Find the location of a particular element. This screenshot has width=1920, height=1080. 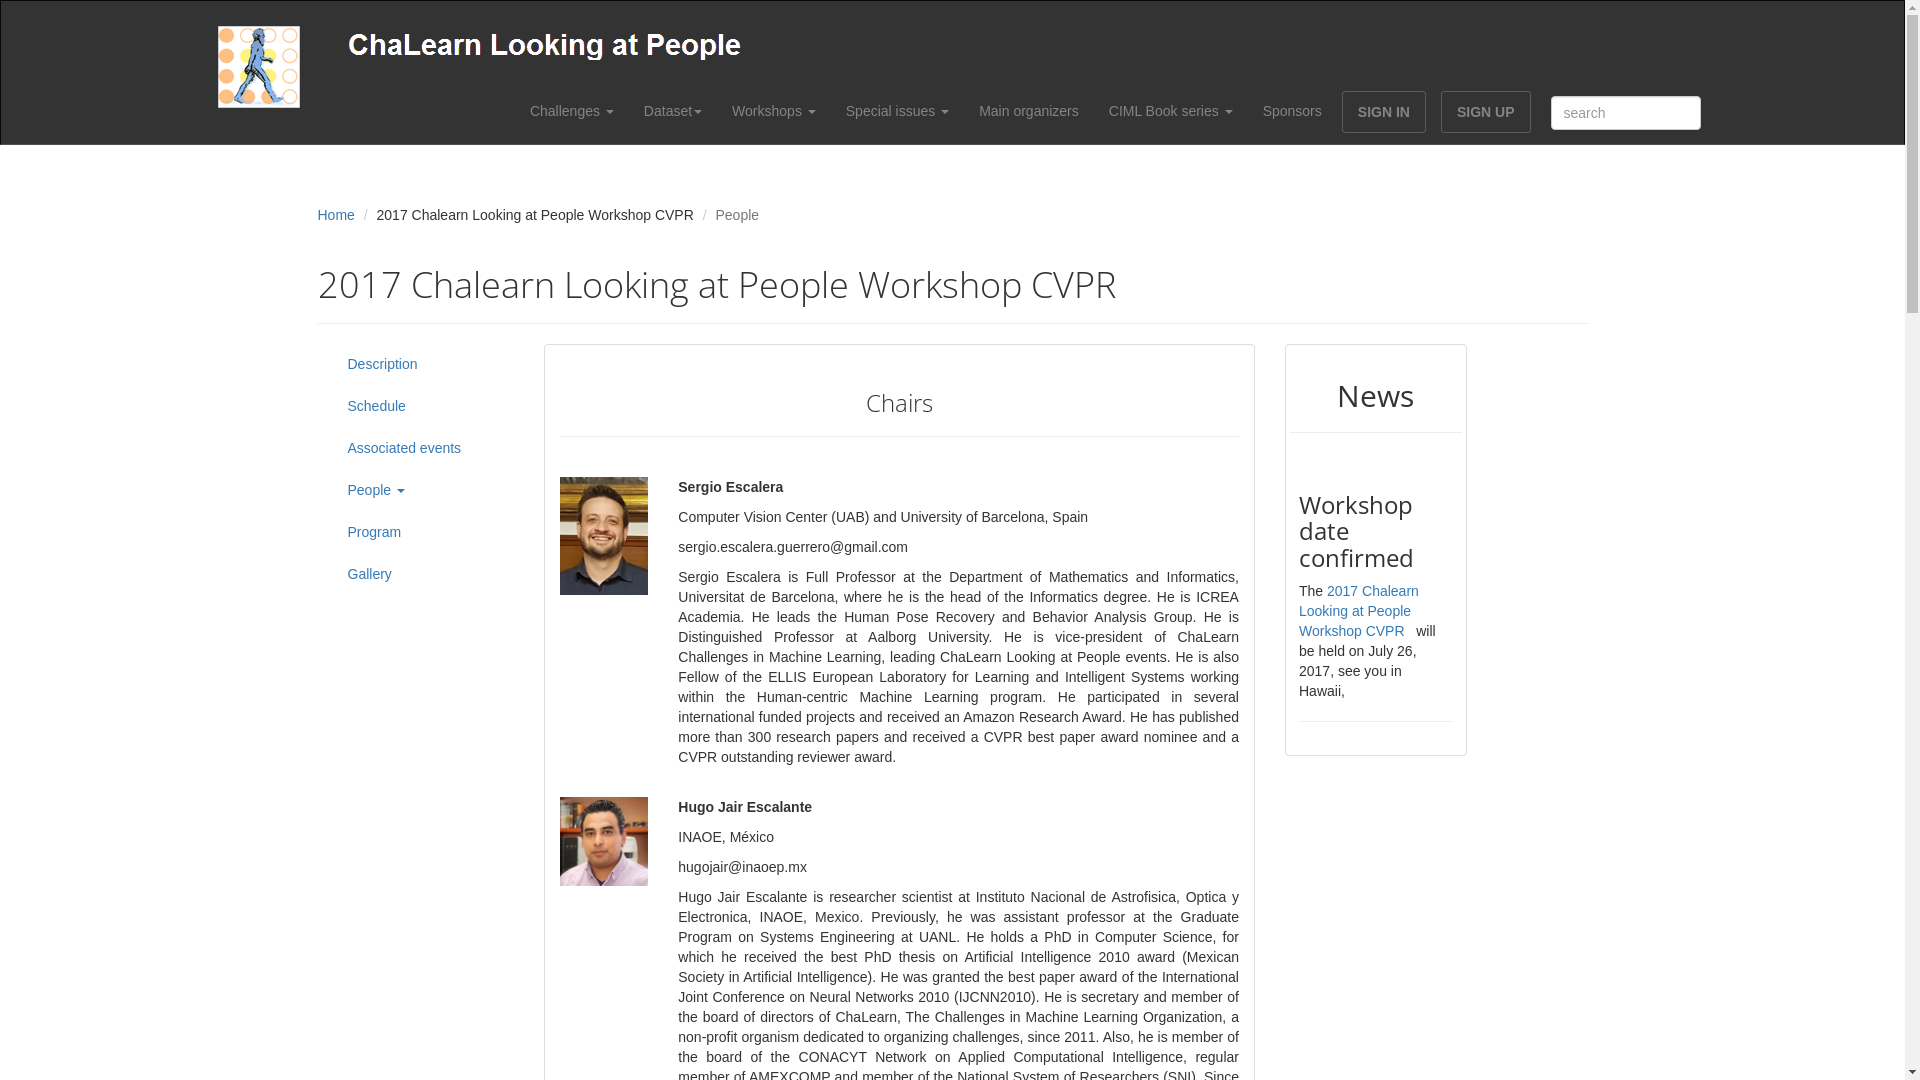

'Challenges' is located at coordinates (570, 111).